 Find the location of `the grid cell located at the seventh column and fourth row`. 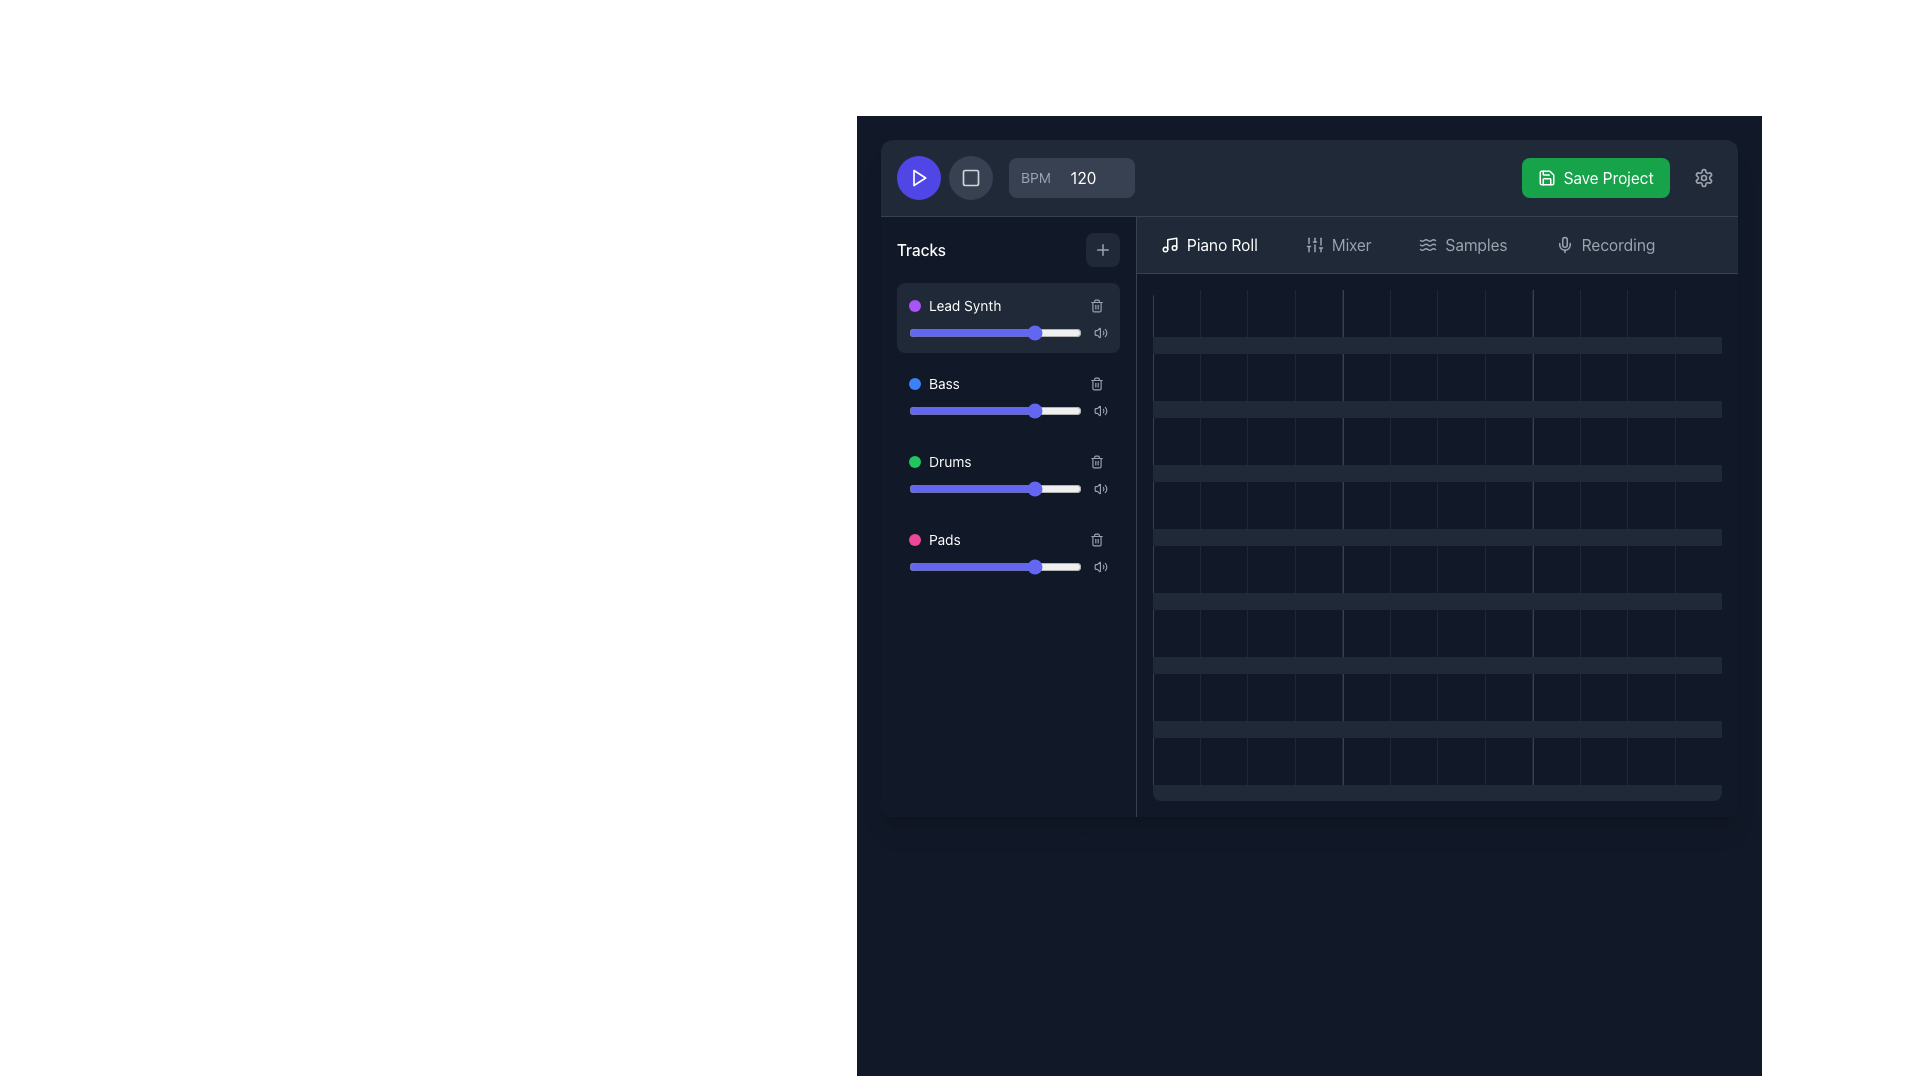

the grid cell located at the seventh column and fourth row is located at coordinates (1508, 569).